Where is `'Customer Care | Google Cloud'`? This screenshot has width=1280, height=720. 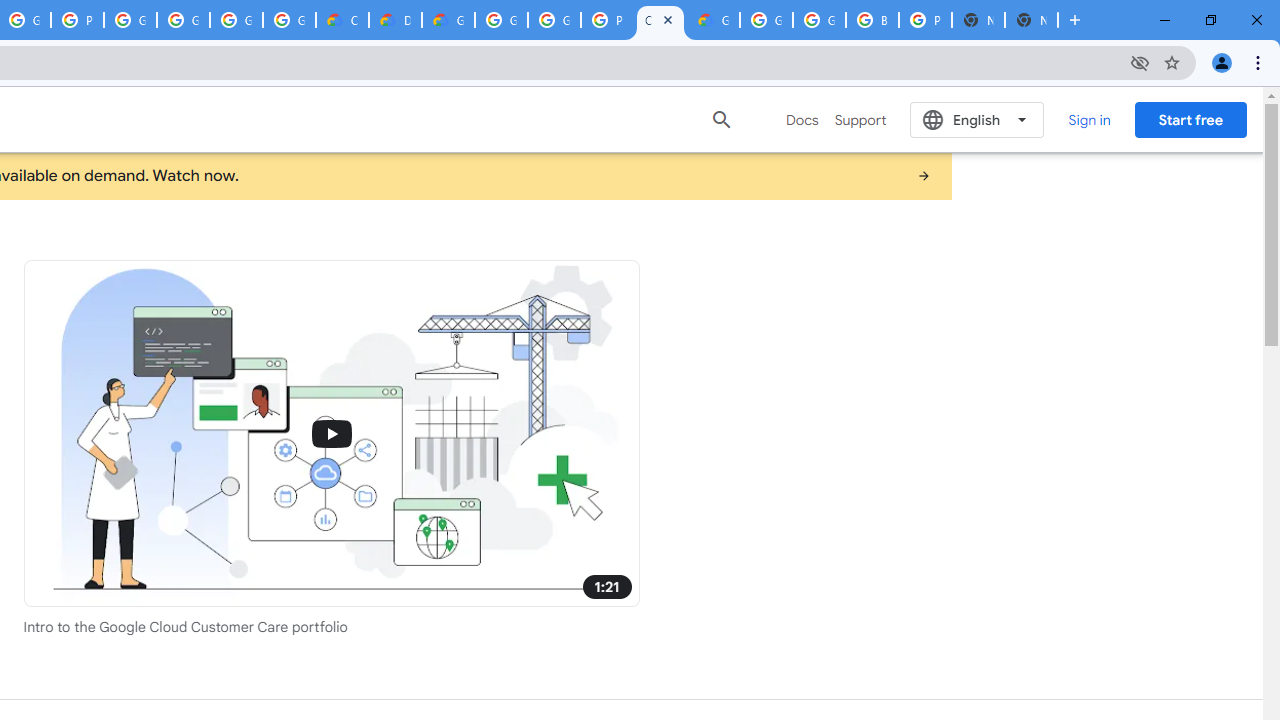
'Customer Care | Google Cloud' is located at coordinates (660, 20).